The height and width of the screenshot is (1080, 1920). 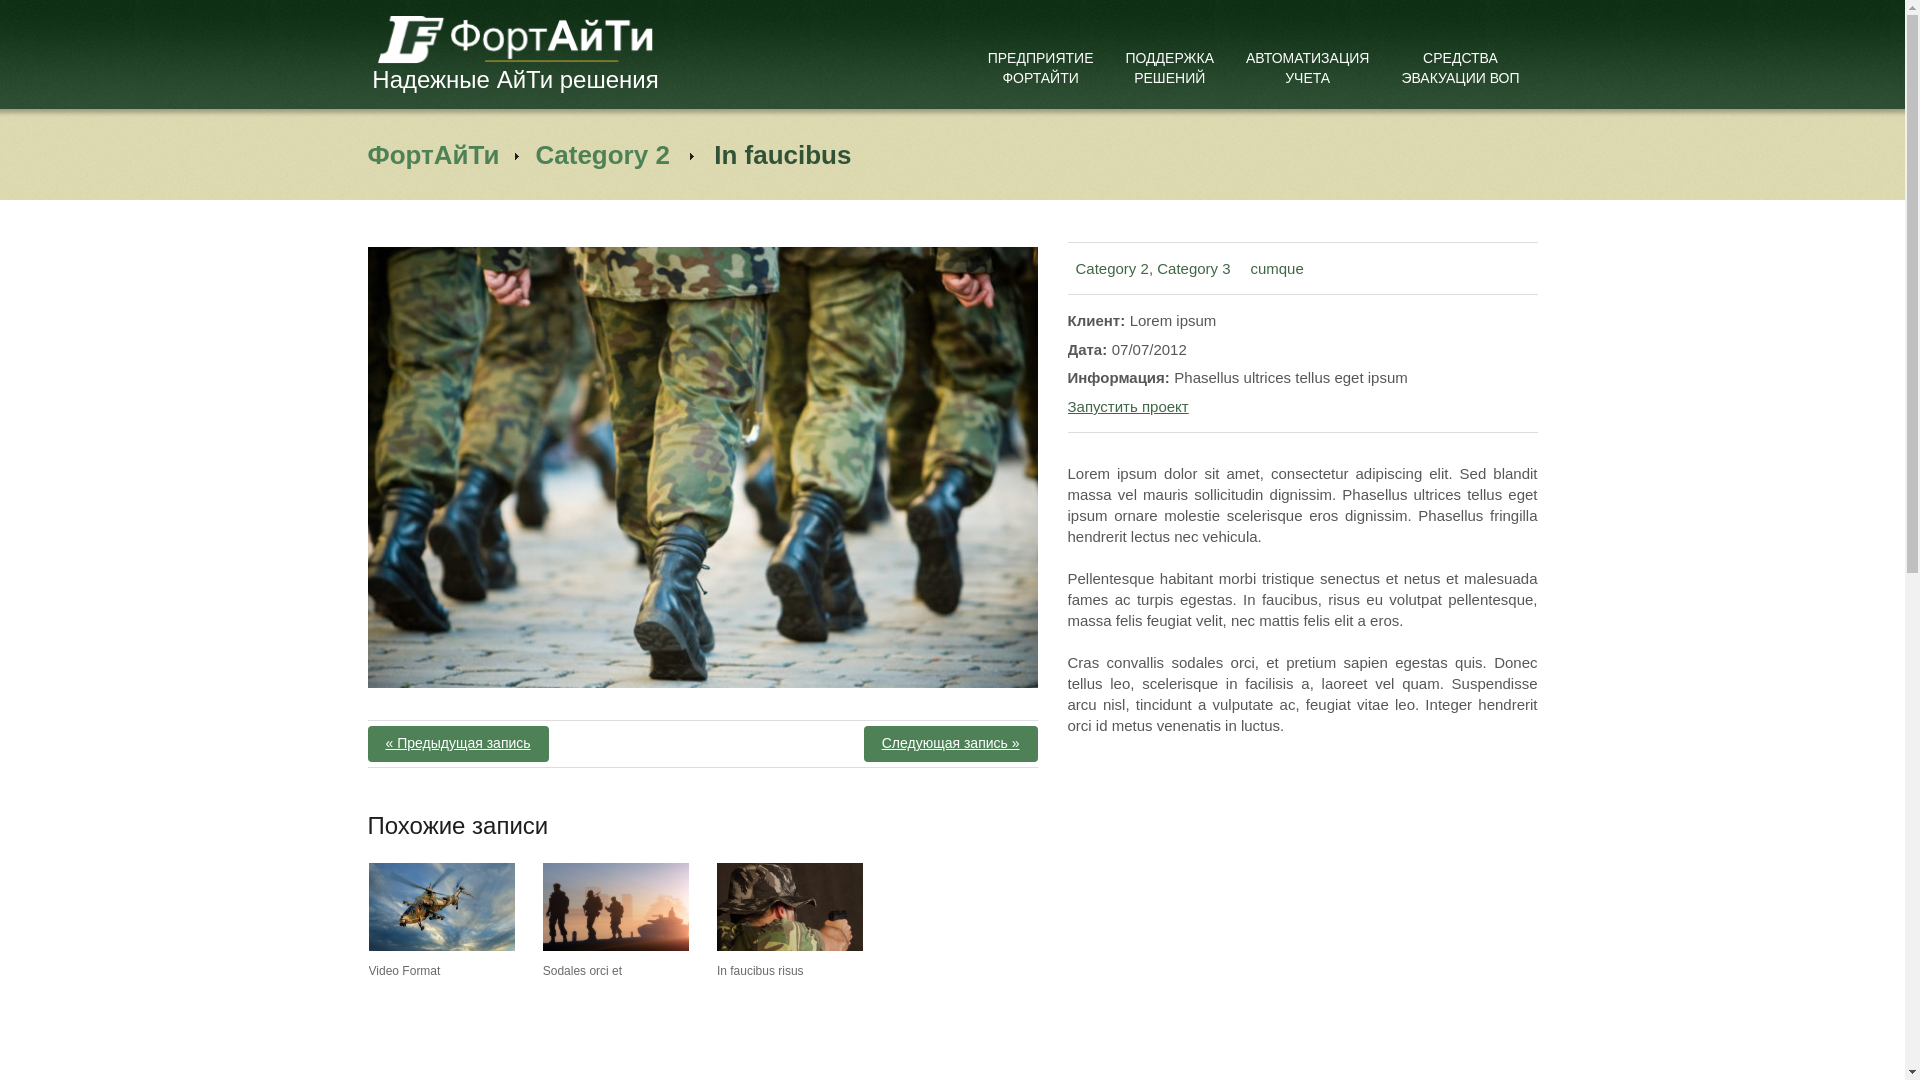 I want to click on 'In faucibus risus', so click(x=789, y=906).